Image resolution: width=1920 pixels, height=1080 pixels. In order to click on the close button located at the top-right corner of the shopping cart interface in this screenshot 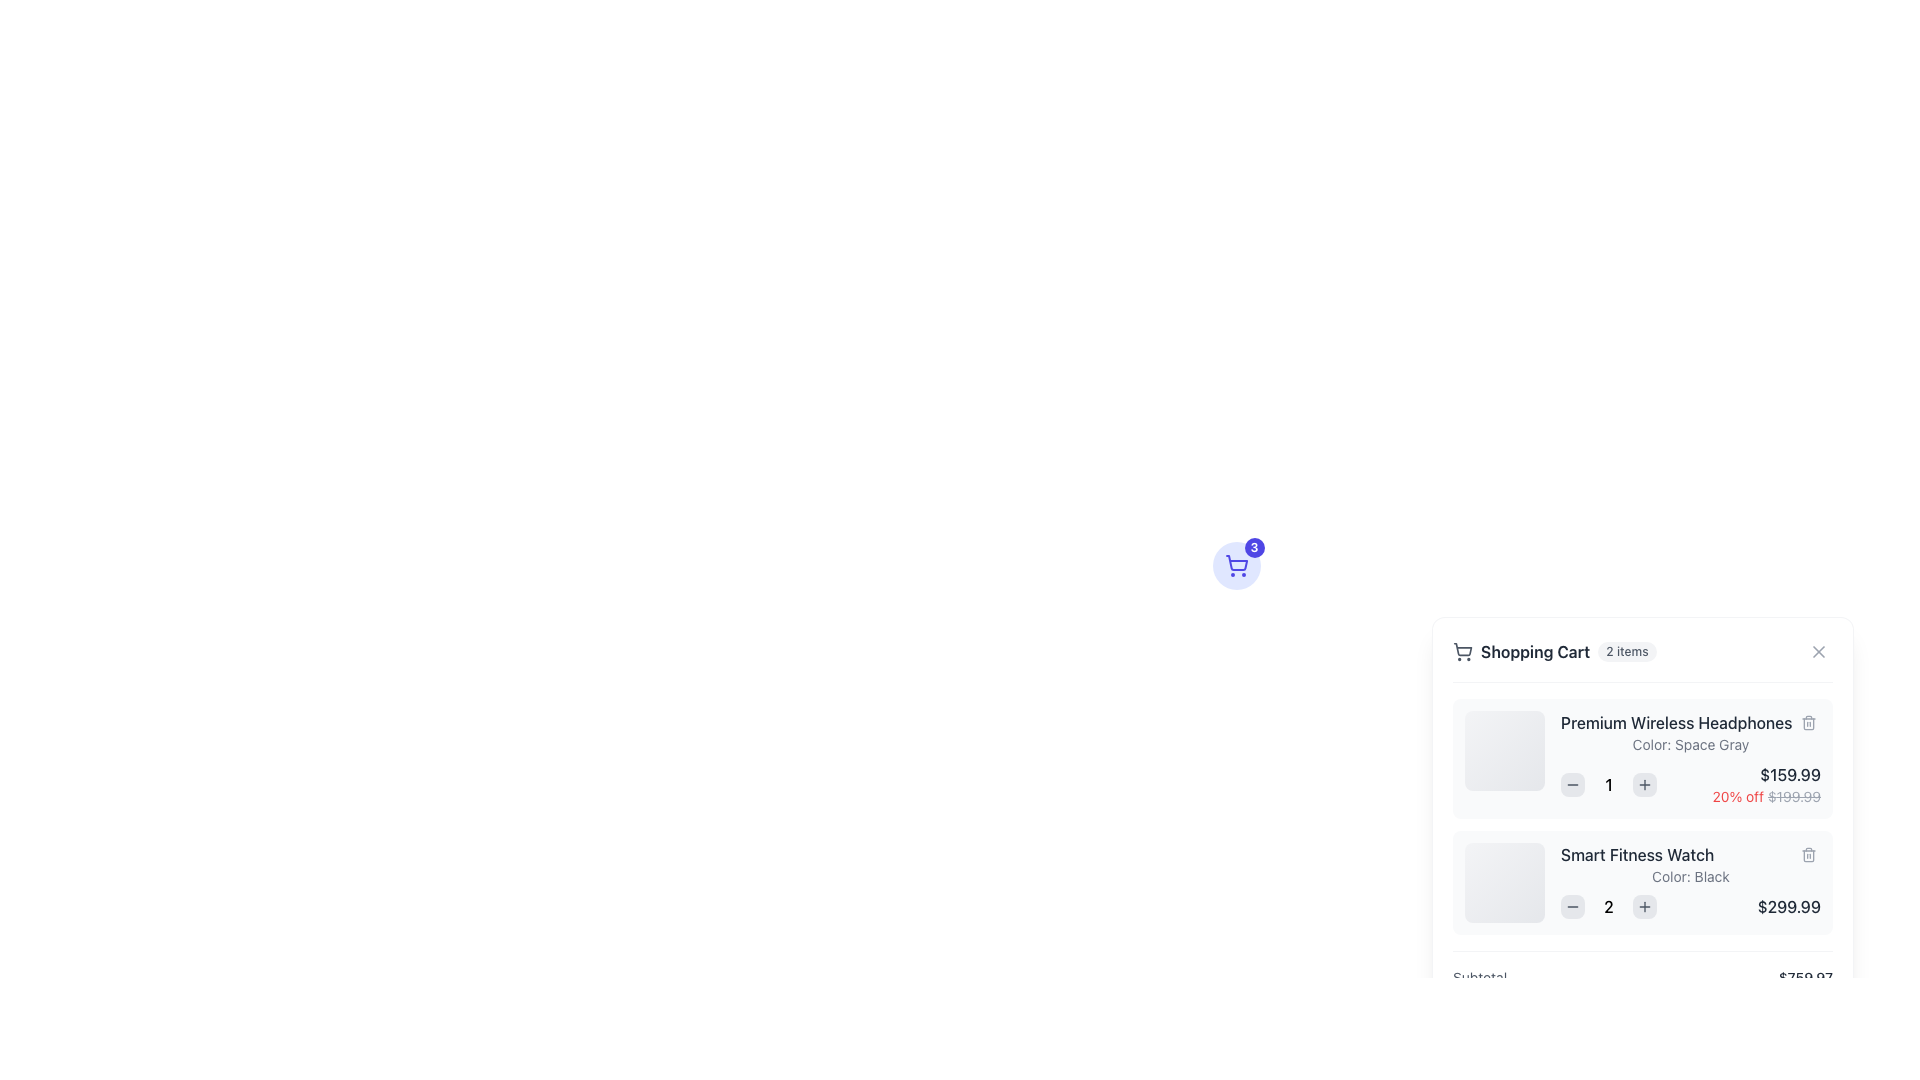, I will do `click(1819, 651)`.